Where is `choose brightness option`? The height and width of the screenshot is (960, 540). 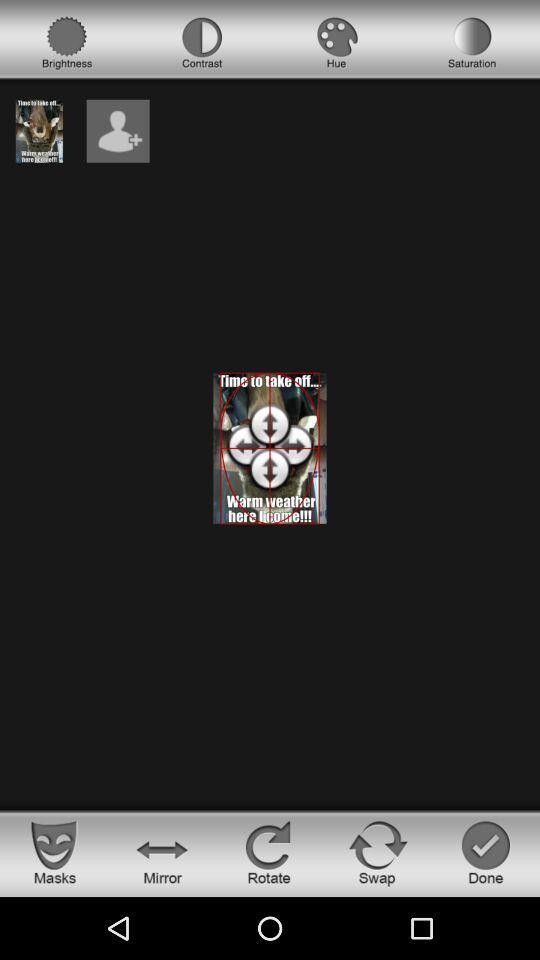 choose brightness option is located at coordinates (67, 42).